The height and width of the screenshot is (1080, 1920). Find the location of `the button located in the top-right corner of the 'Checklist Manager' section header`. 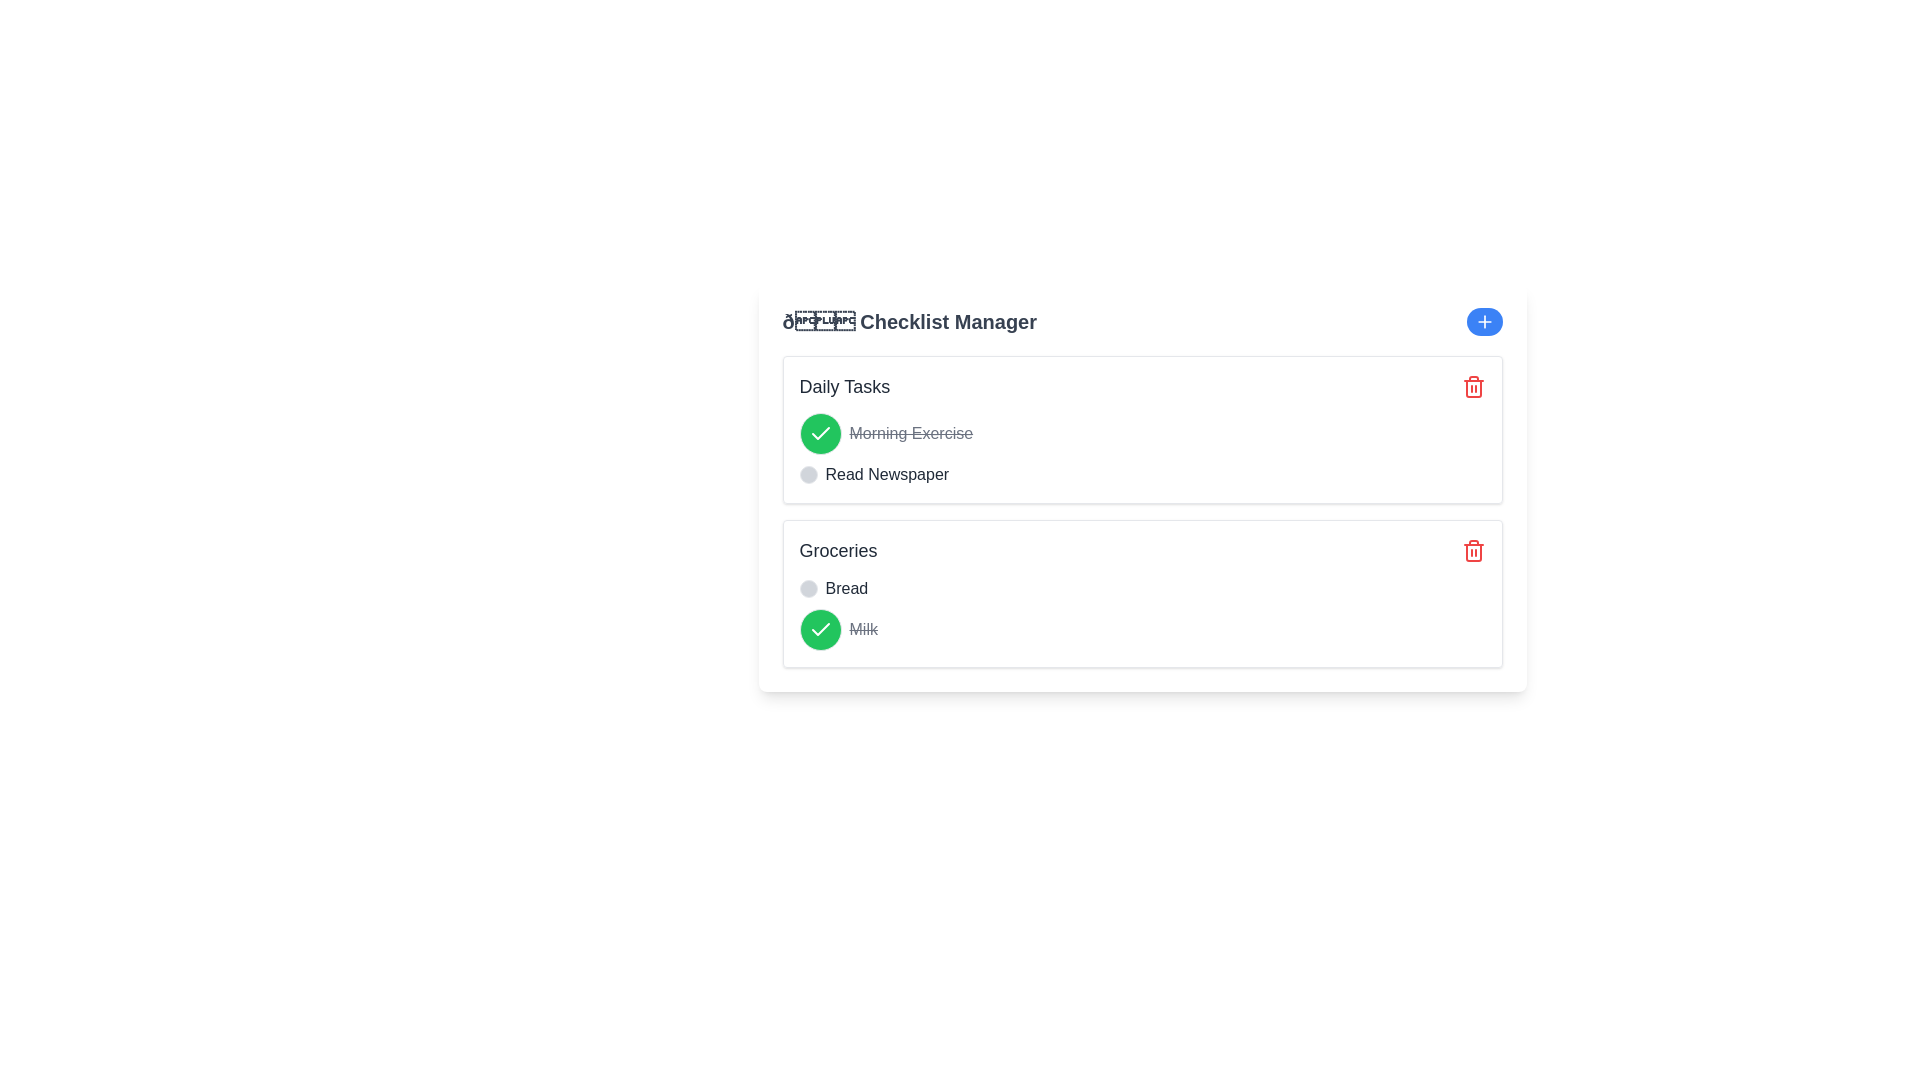

the button located in the top-right corner of the 'Checklist Manager' section header is located at coordinates (1484, 320).